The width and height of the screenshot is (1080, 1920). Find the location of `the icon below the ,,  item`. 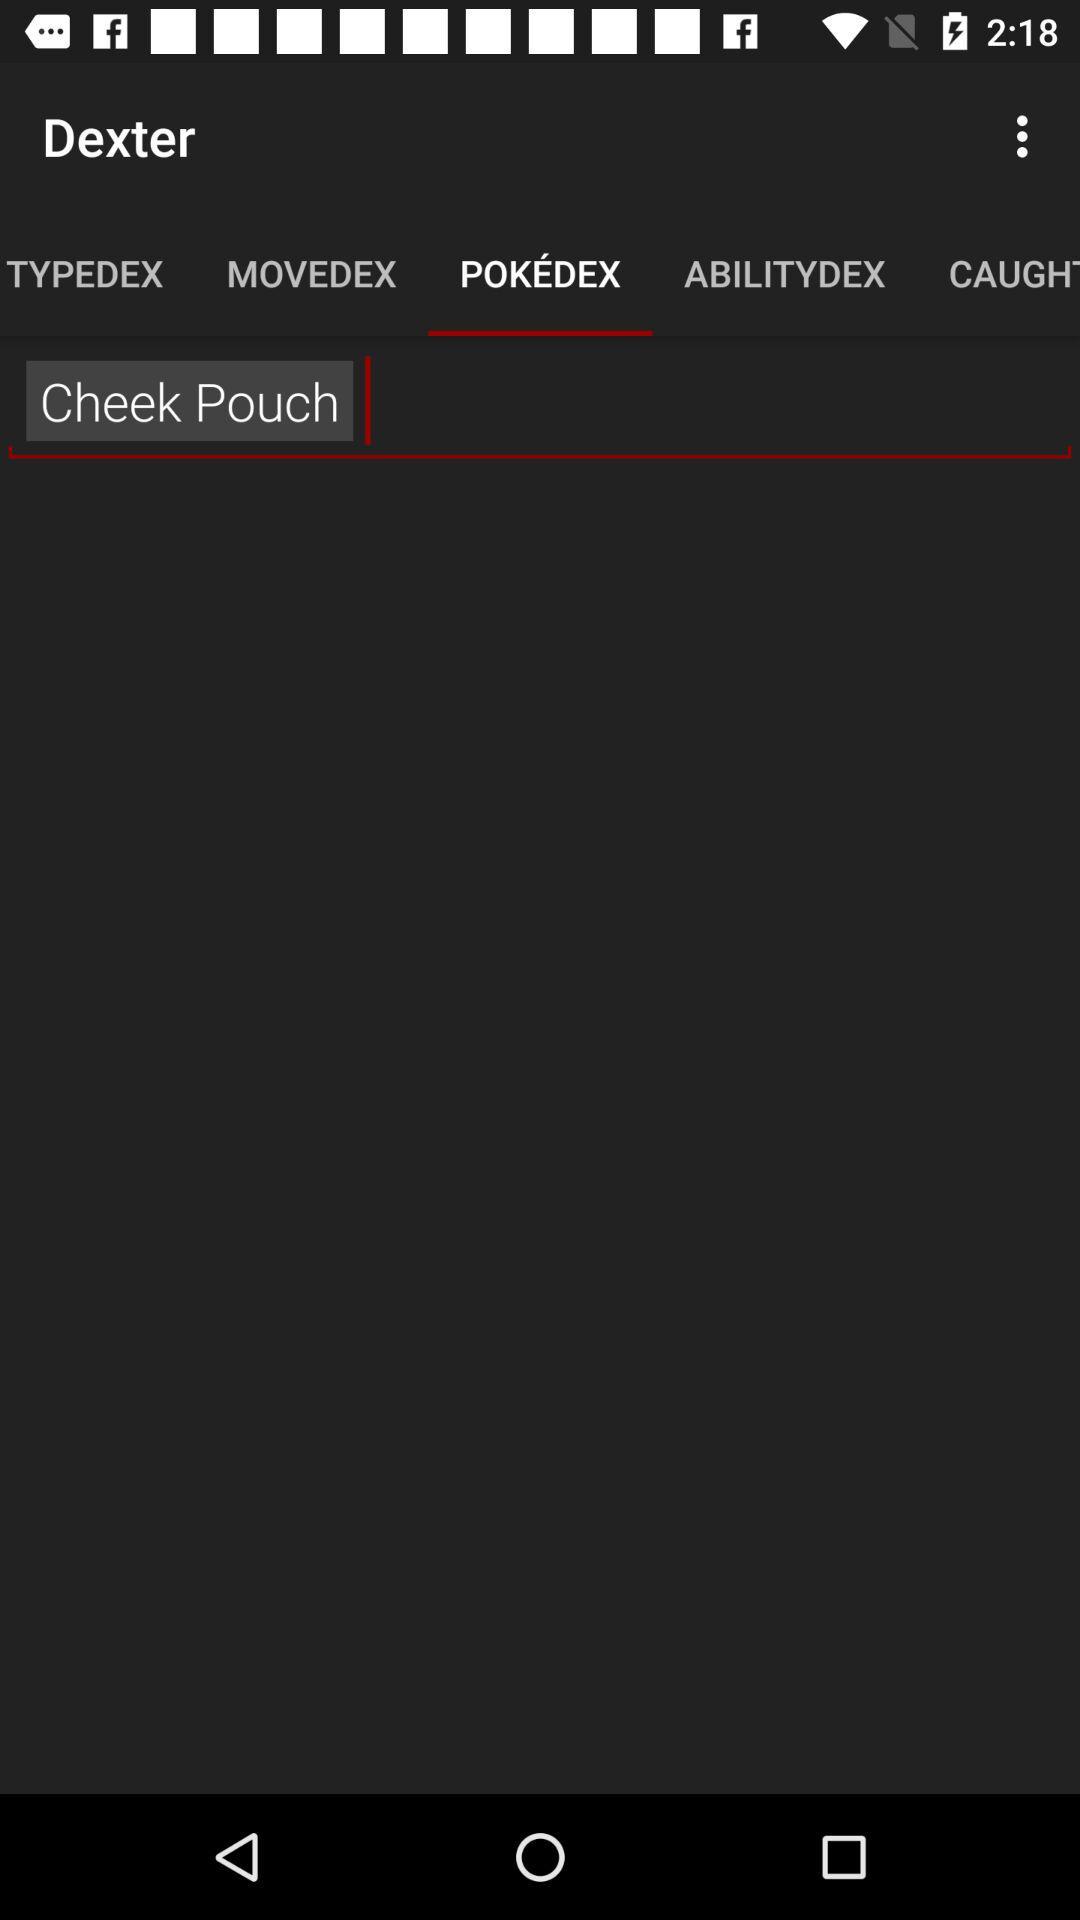

the icon below the ,,  item is located at coordinates (540, 1130).